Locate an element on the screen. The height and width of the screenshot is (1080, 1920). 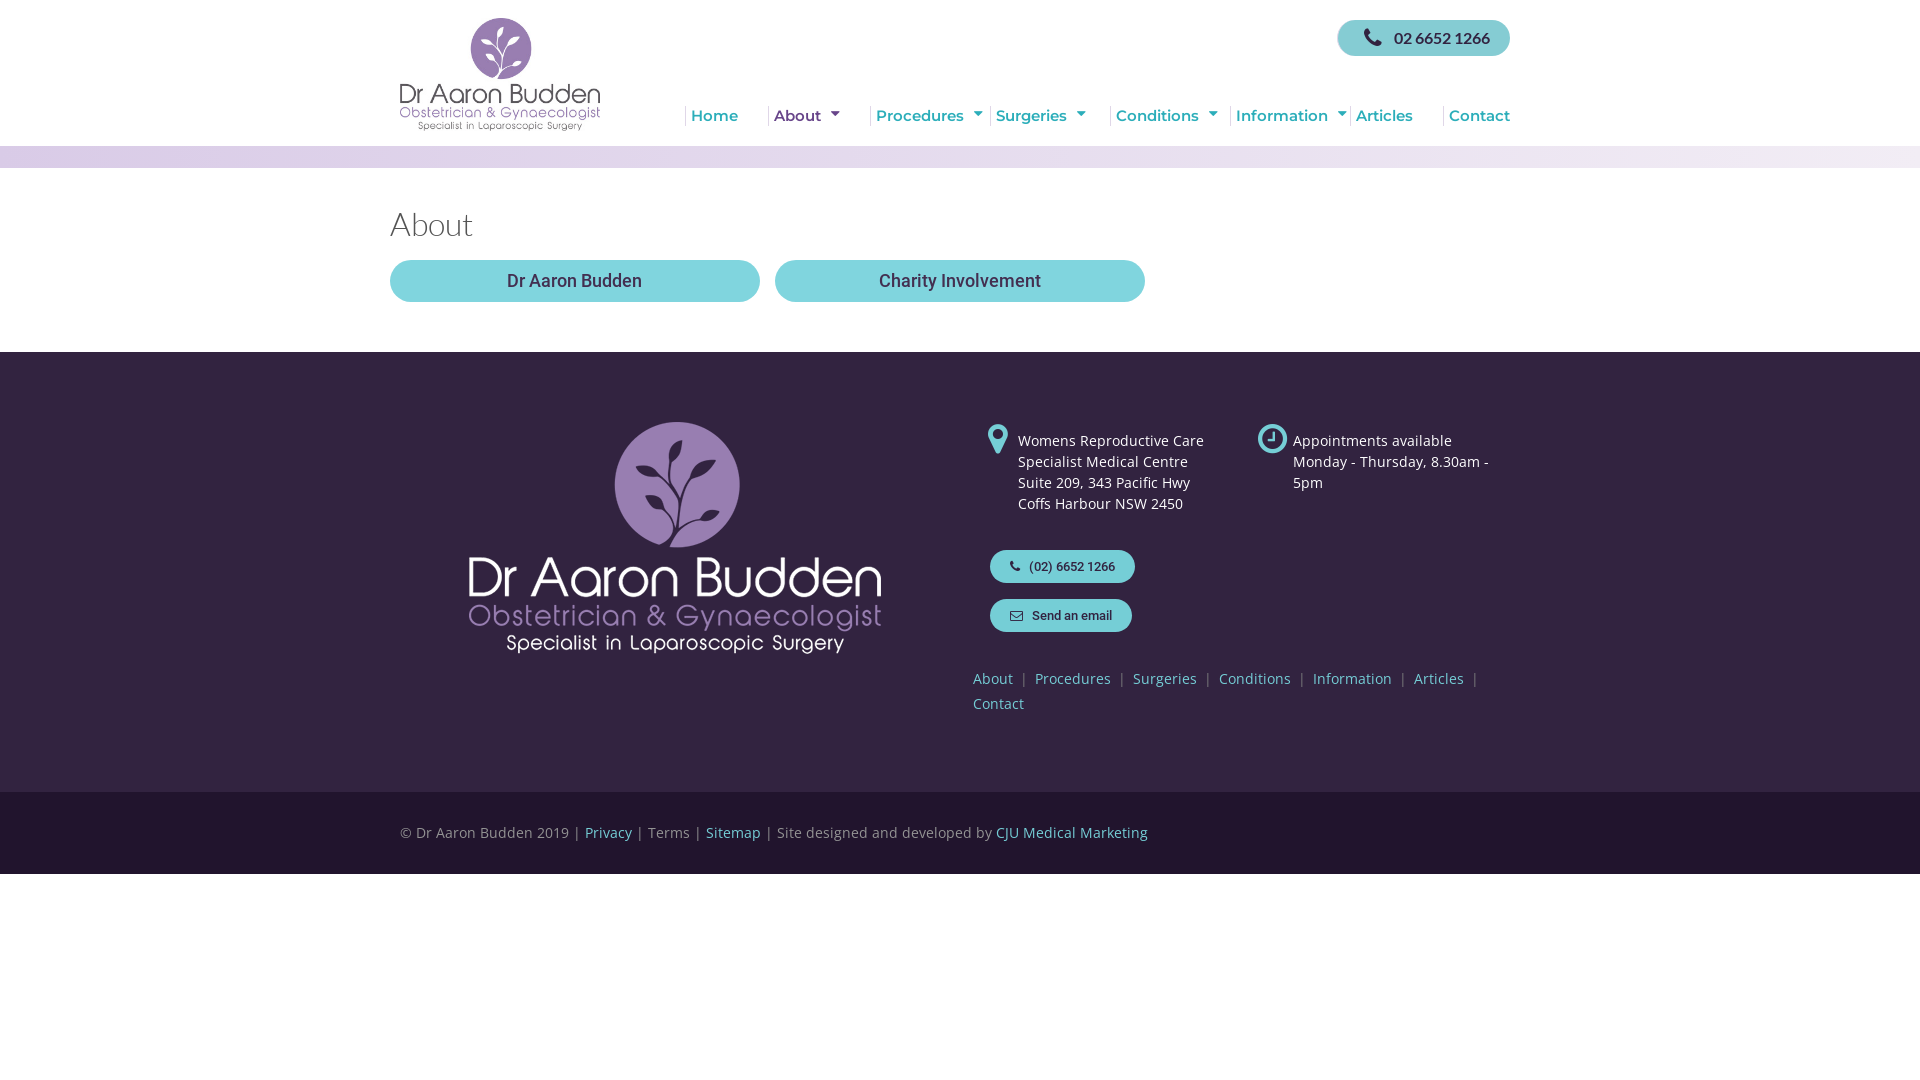
'02 6652 1266' is located at coordinates (1422, 38).